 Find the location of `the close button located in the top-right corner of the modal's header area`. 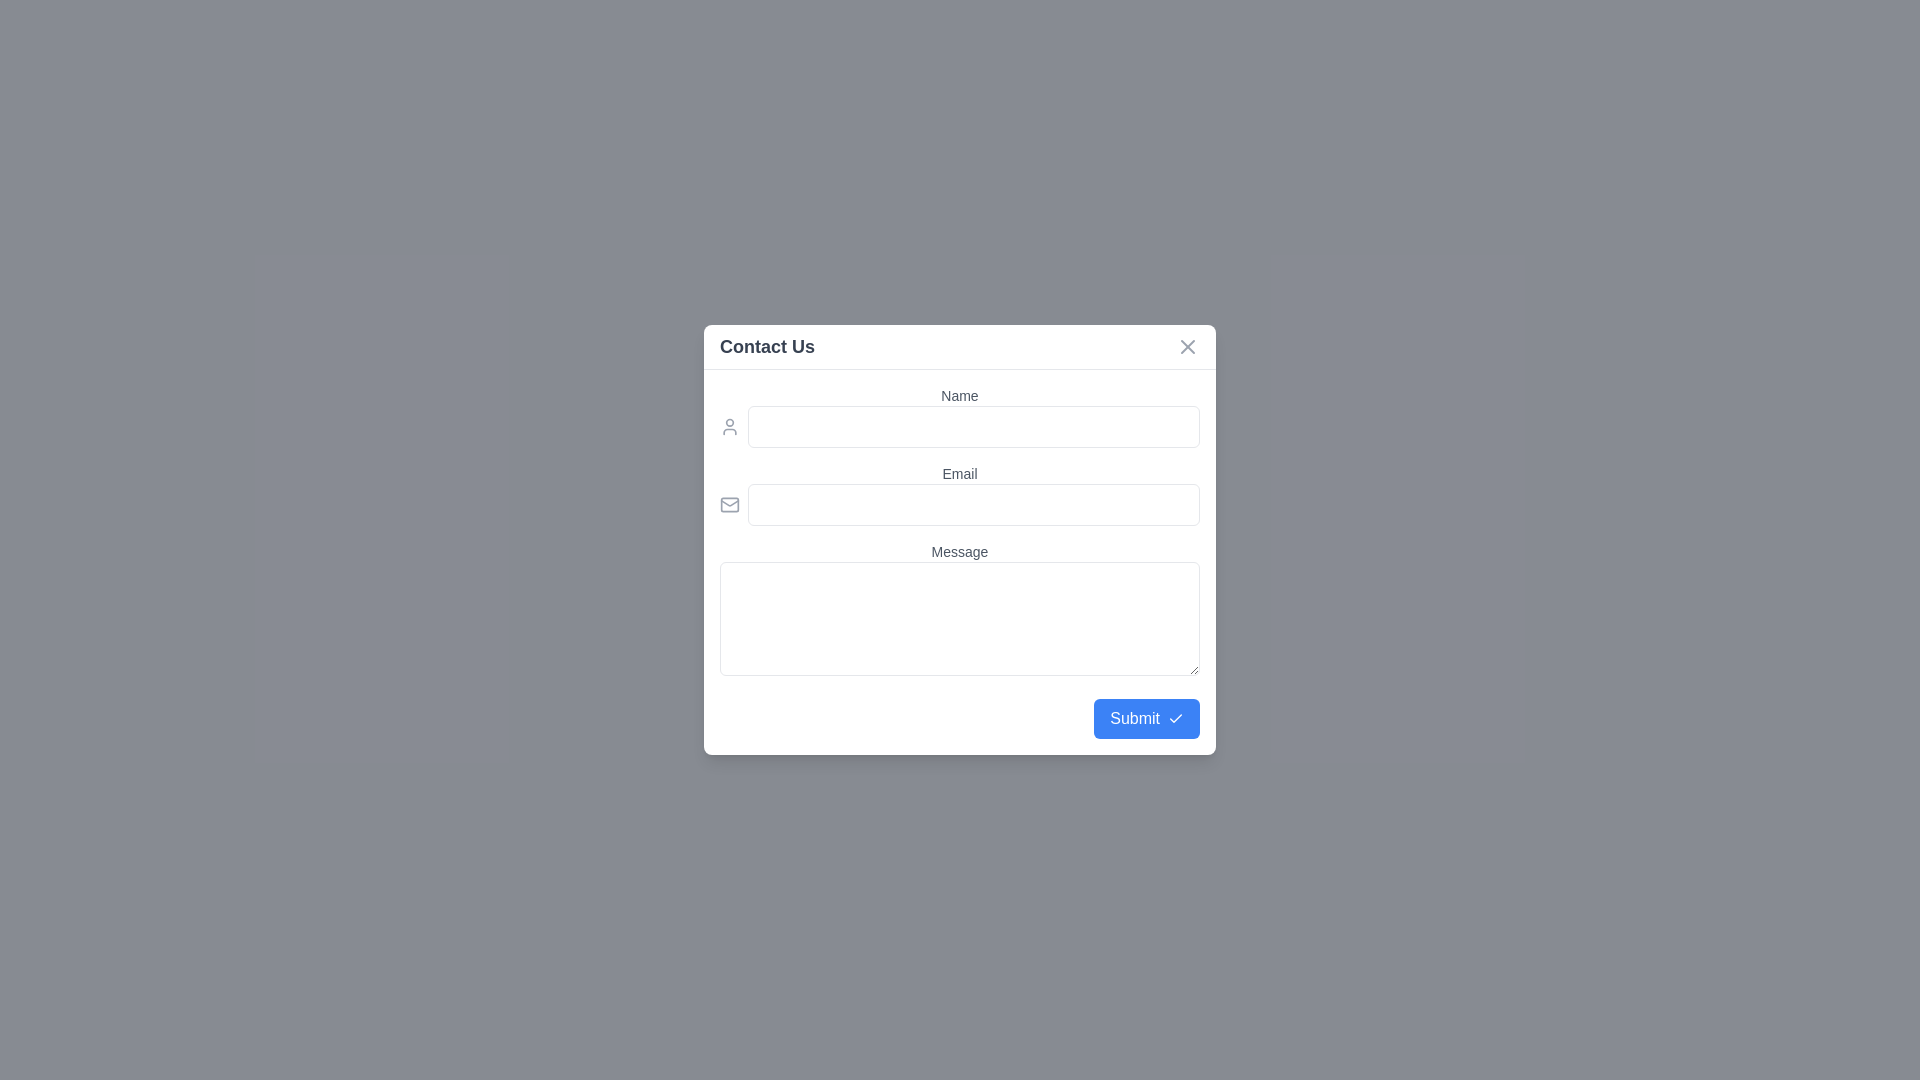

the close button located in the top-right corner of the modal's header area is located at coordinates (1188, 346).